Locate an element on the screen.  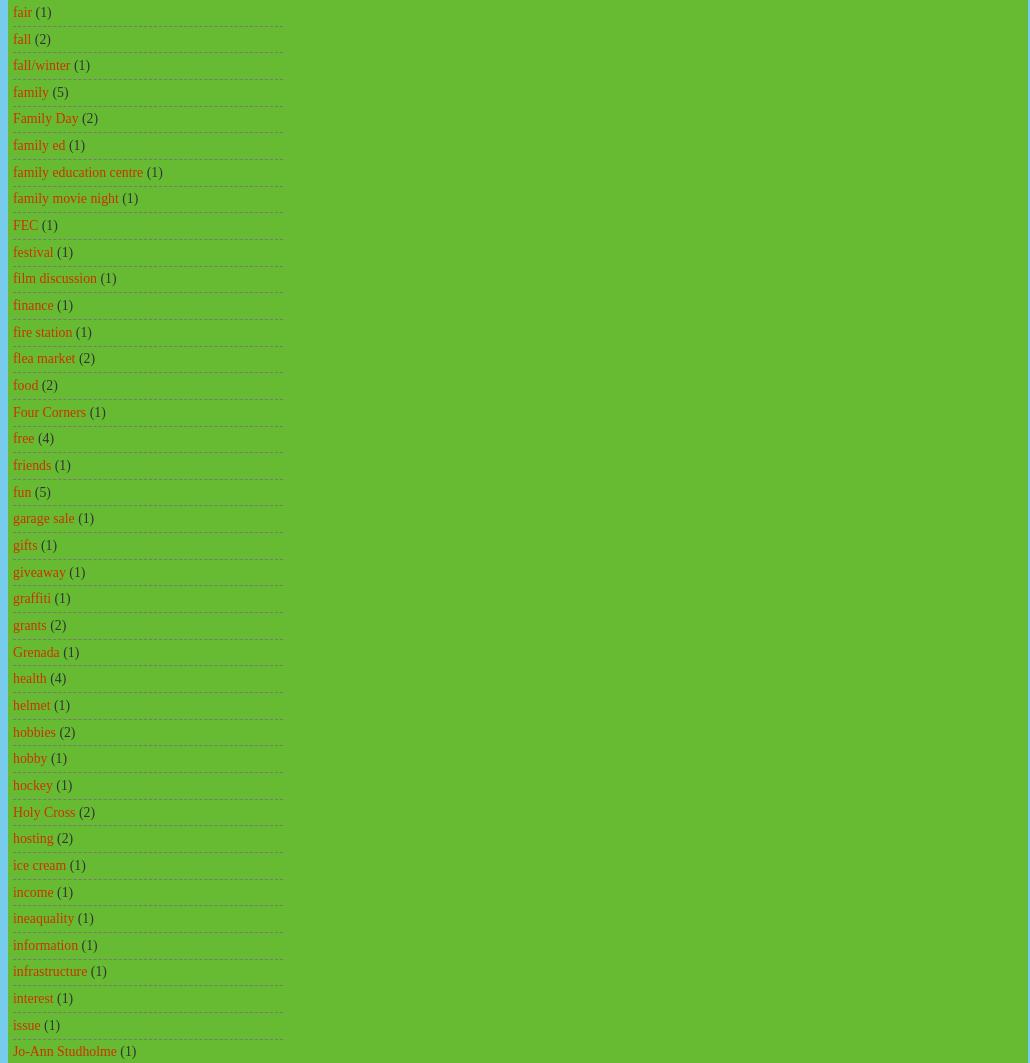
'film discussion' is located at coordinates (54, 278).